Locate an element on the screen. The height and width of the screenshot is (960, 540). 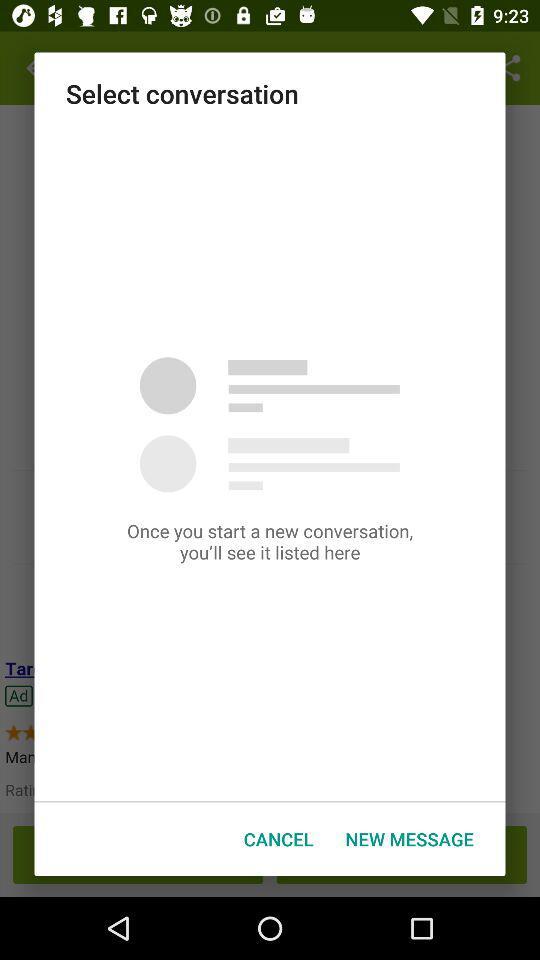
the new message is located at coordinates (408, 839).